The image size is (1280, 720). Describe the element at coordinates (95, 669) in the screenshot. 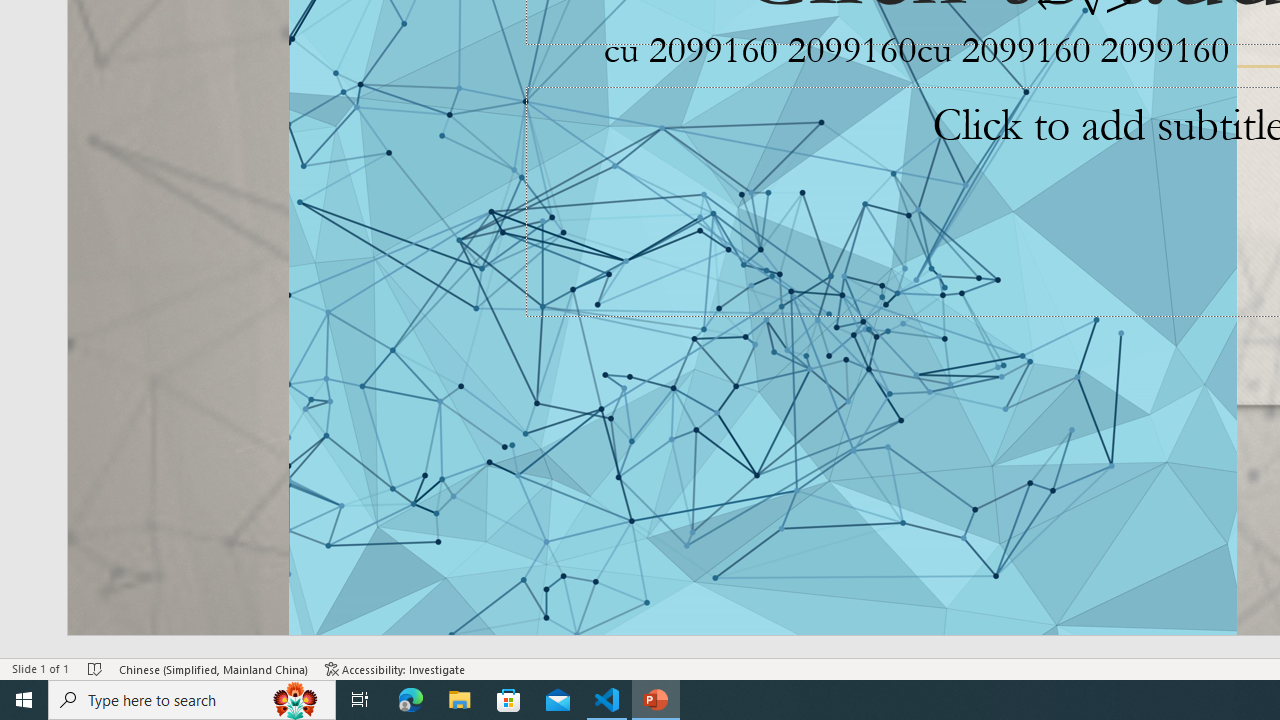

I see `'Spell Check No Errors'` at that location.